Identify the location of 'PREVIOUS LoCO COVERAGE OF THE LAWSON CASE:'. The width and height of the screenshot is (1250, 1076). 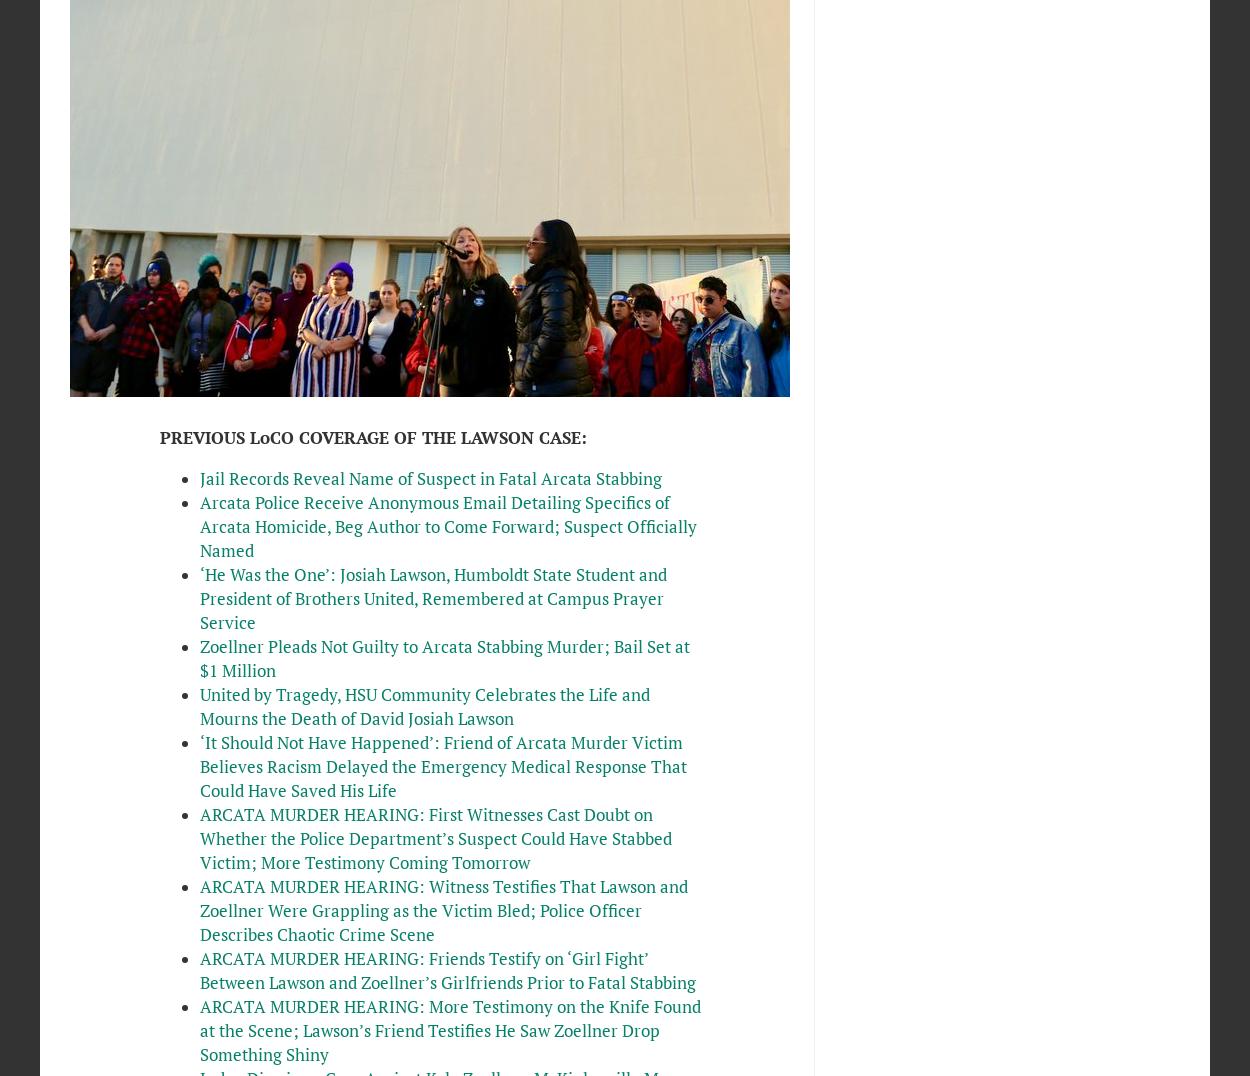
(371, 438).